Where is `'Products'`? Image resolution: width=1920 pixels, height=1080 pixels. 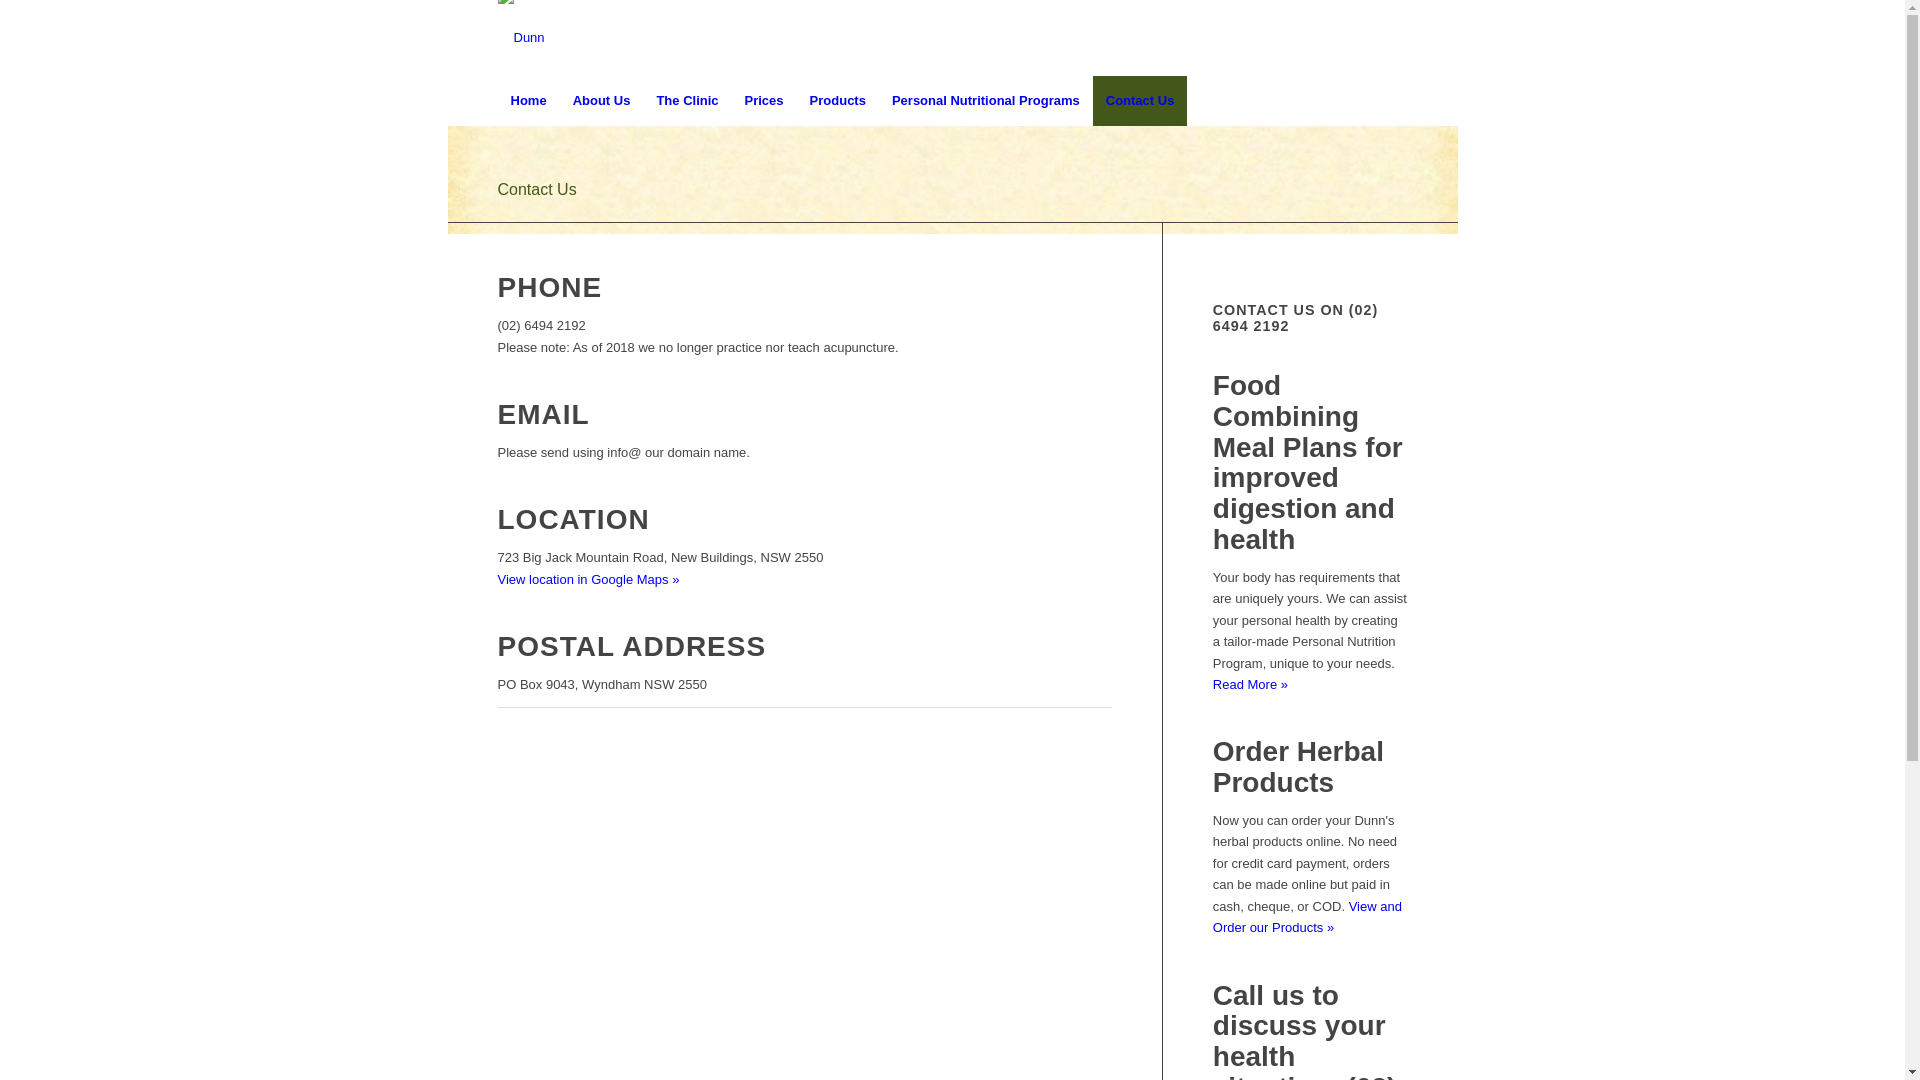 'Products' is located at coordinates (795, 100).